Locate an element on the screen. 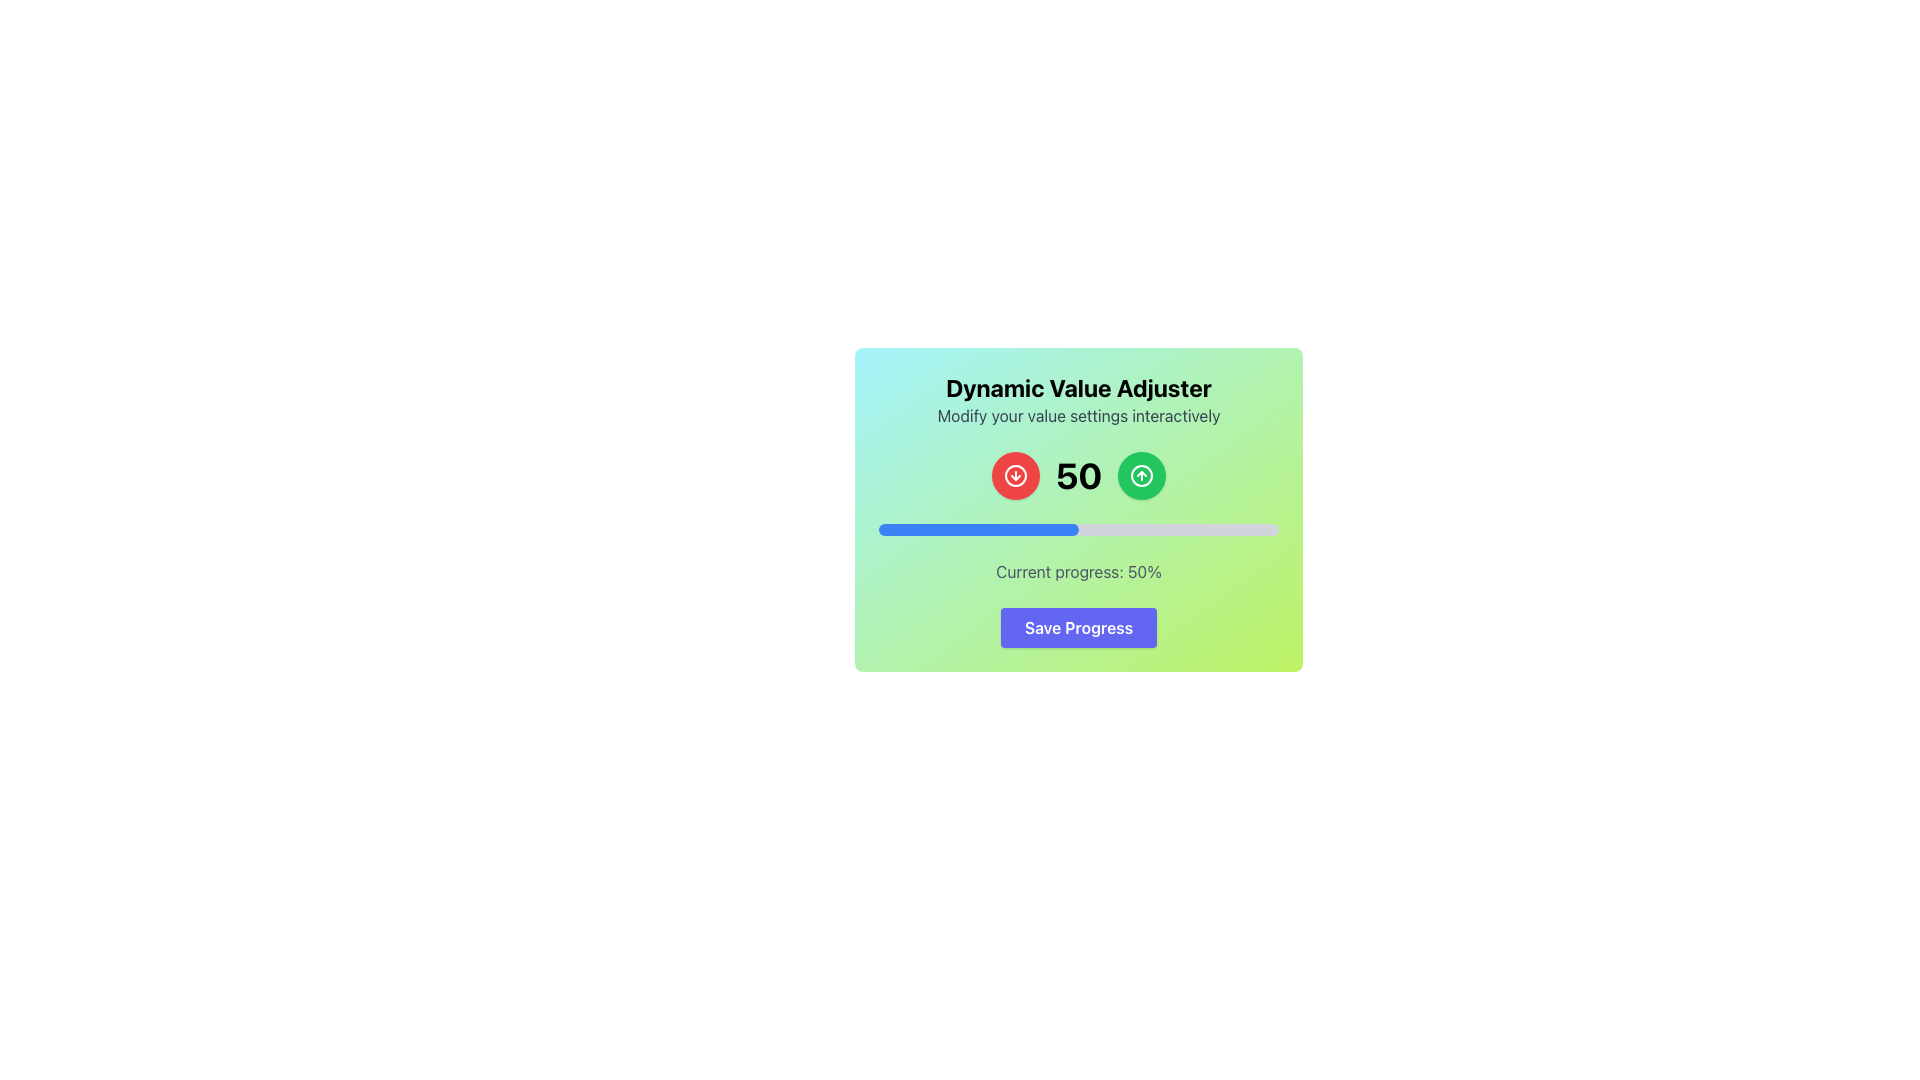 The height and width of the screenshot is (1080, 1920). the instructional text located beneath the 'Dynamic Value Adjuster' heading is located at coordinates (1078, 415).